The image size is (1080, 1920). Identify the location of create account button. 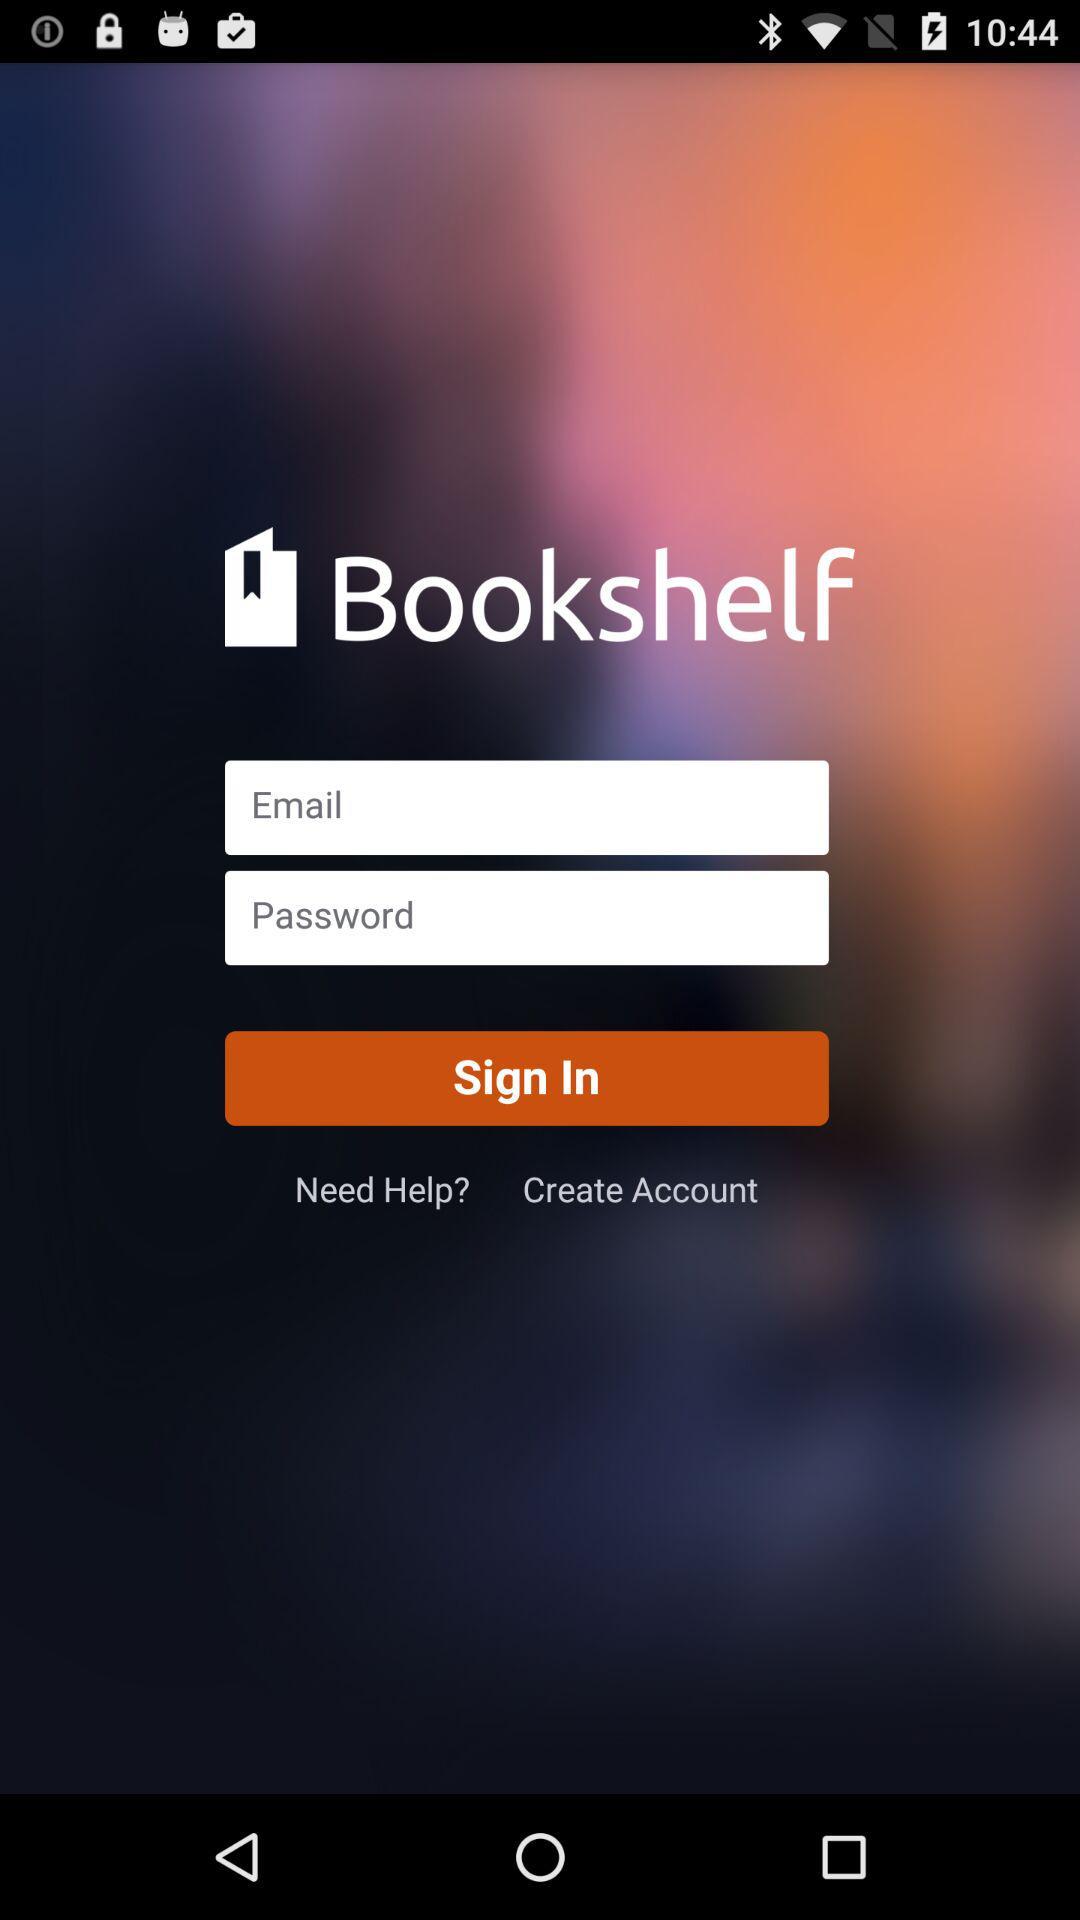
(640, 1188).